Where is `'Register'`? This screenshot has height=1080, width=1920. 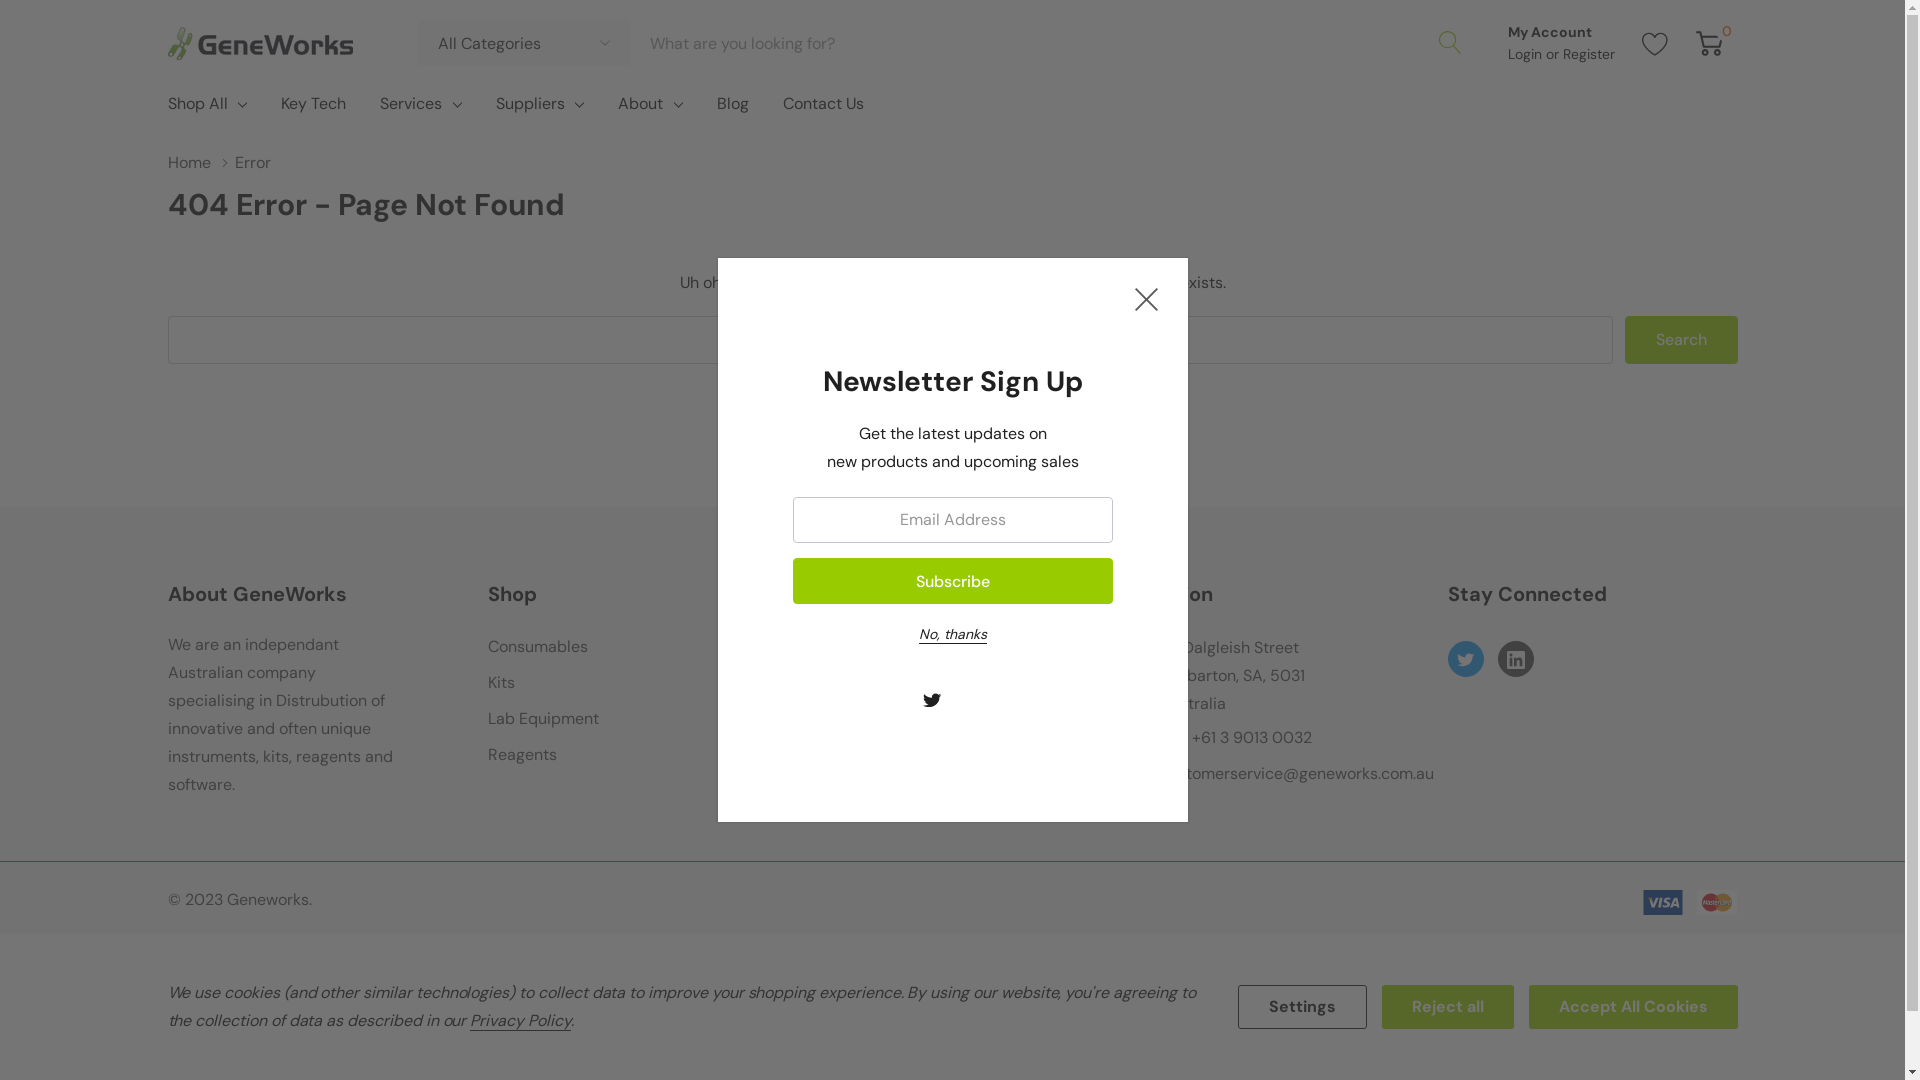
'Register' is located at coordinates (1587, 53).